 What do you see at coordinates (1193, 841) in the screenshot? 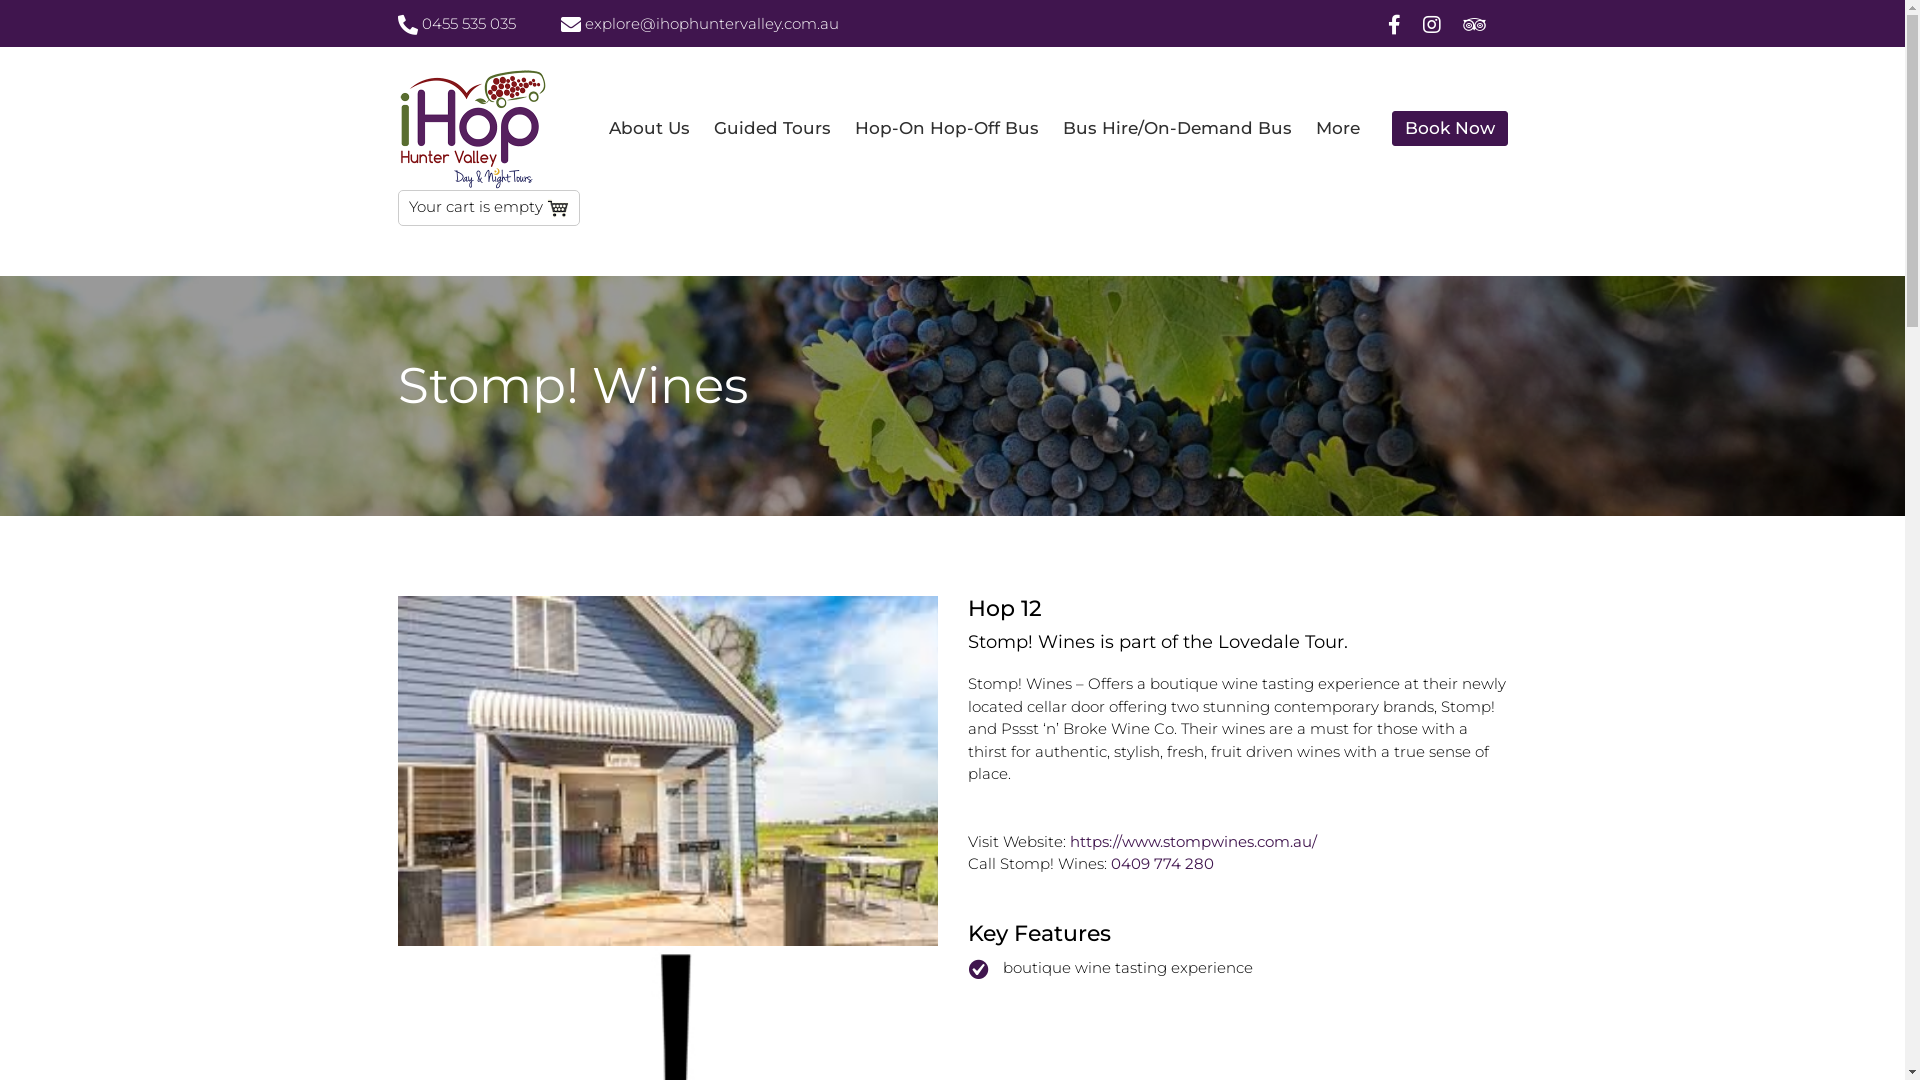
I see `'https://www.stompwines.com.au/'` at bounding box center [1193, 841].